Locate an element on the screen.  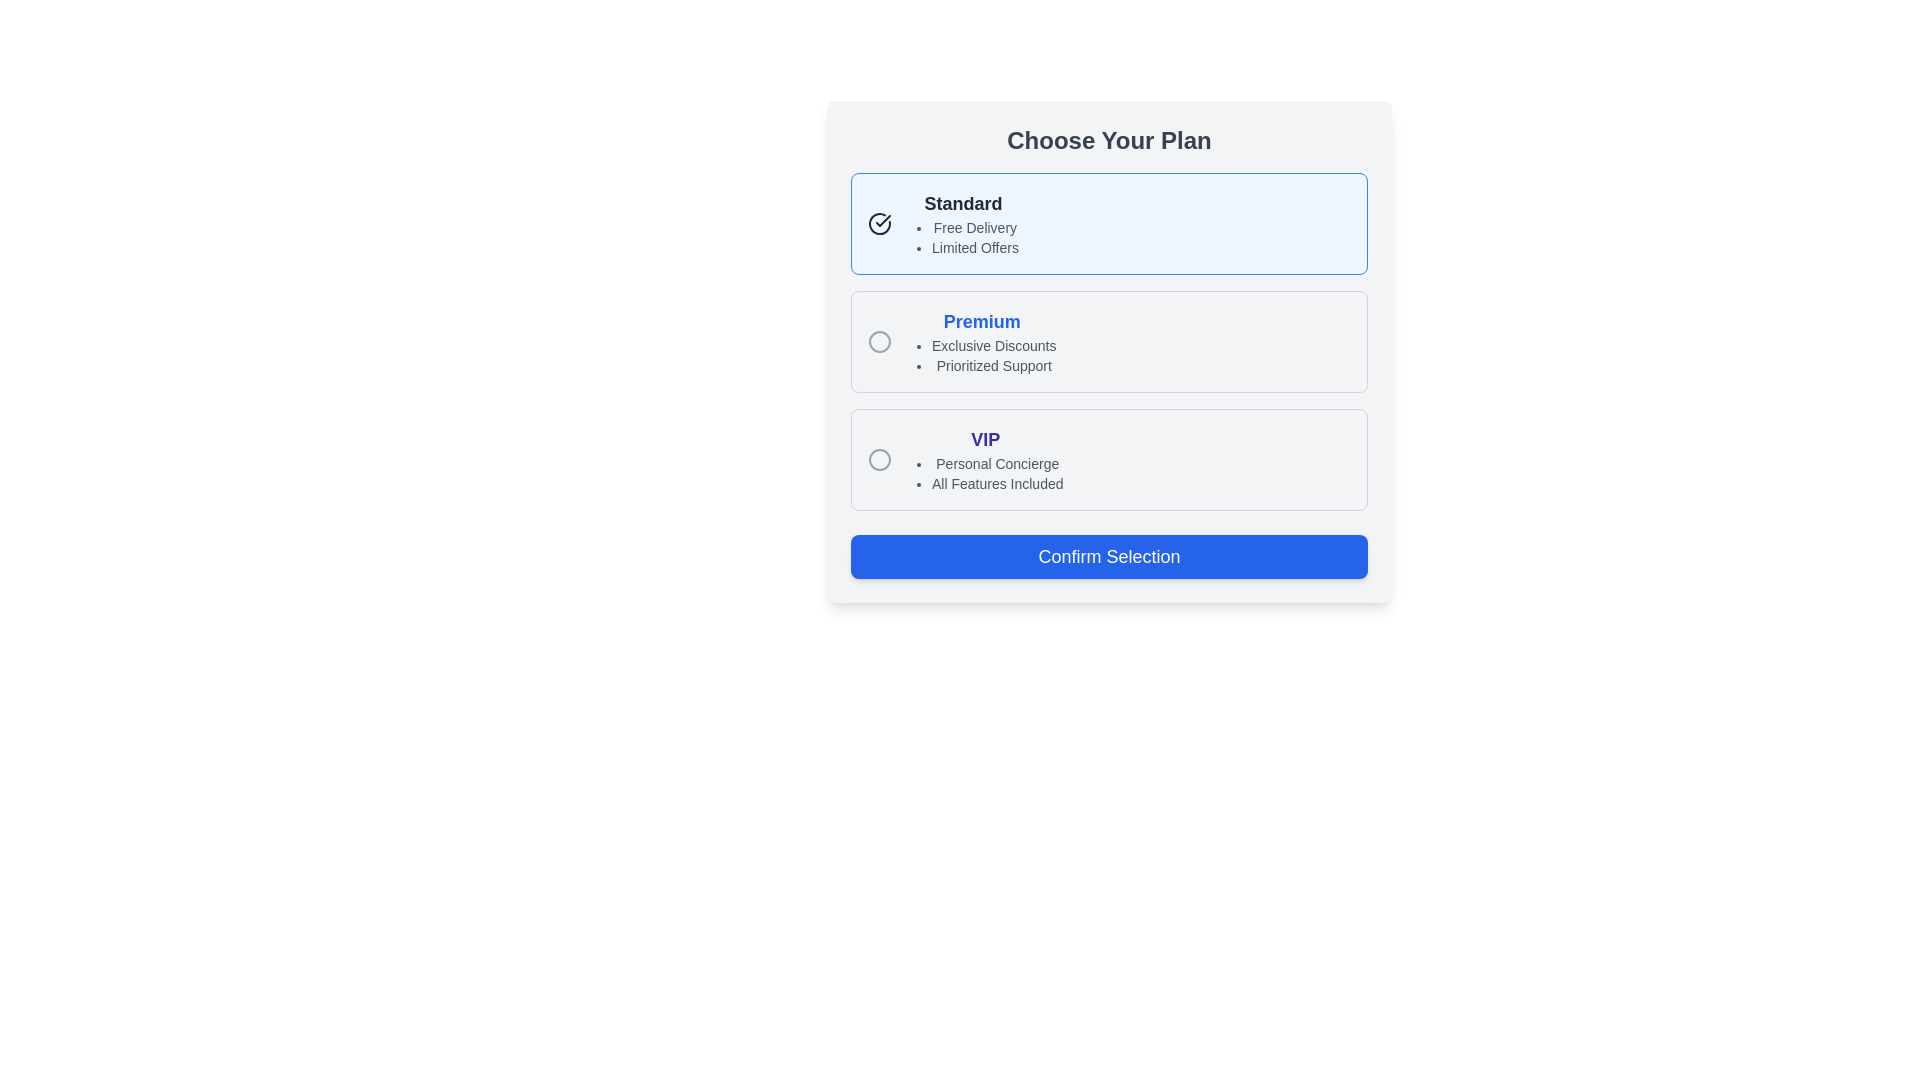
the Circular icon with an unfilled outline located within the 'VIP' option card in the 'Choose Your Plan' section, which is represented by an SVG element with class attributes related to 'lucide-circle' is located at coordinates (879, 459).